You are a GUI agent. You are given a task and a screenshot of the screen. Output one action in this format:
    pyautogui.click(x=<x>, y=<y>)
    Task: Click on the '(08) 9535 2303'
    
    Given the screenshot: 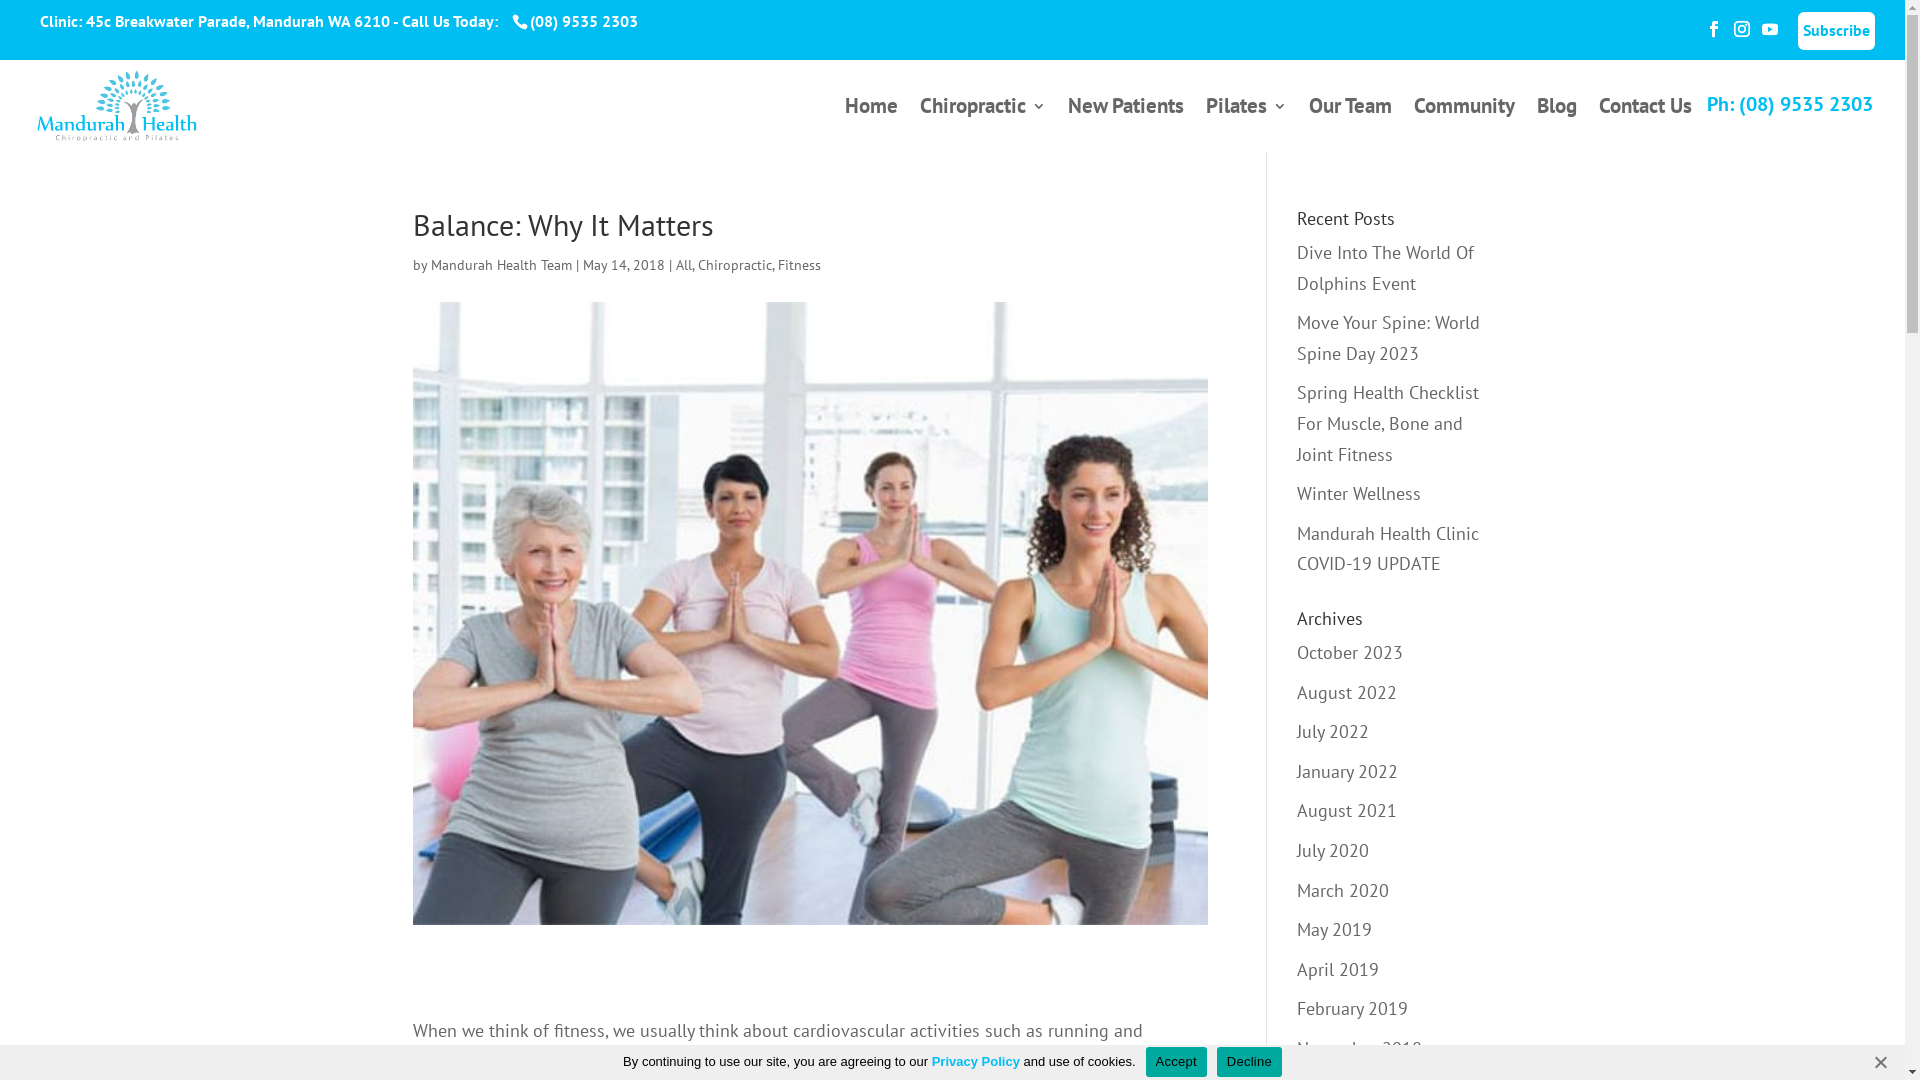 What is the action you would take?
    pyautogui.click(x=580, y=20)
    